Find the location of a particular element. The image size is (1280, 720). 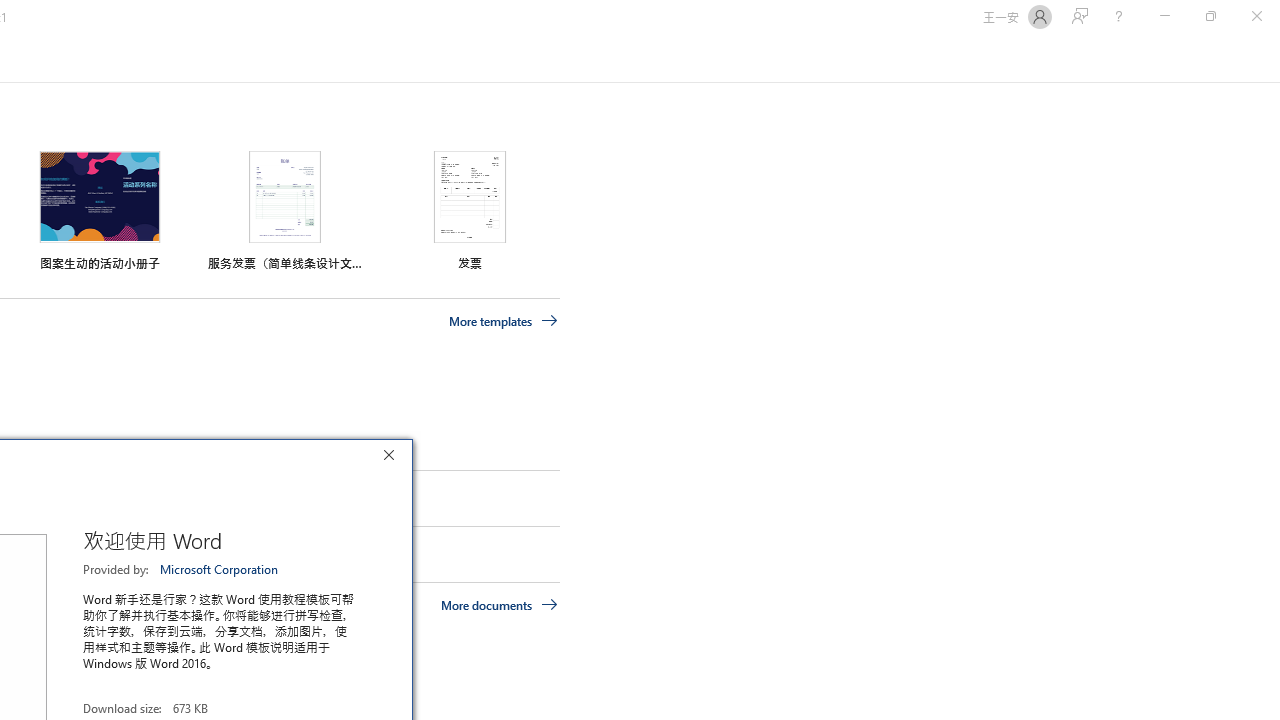

'Microsoft Corporation' is located at coordinates (220, 569).